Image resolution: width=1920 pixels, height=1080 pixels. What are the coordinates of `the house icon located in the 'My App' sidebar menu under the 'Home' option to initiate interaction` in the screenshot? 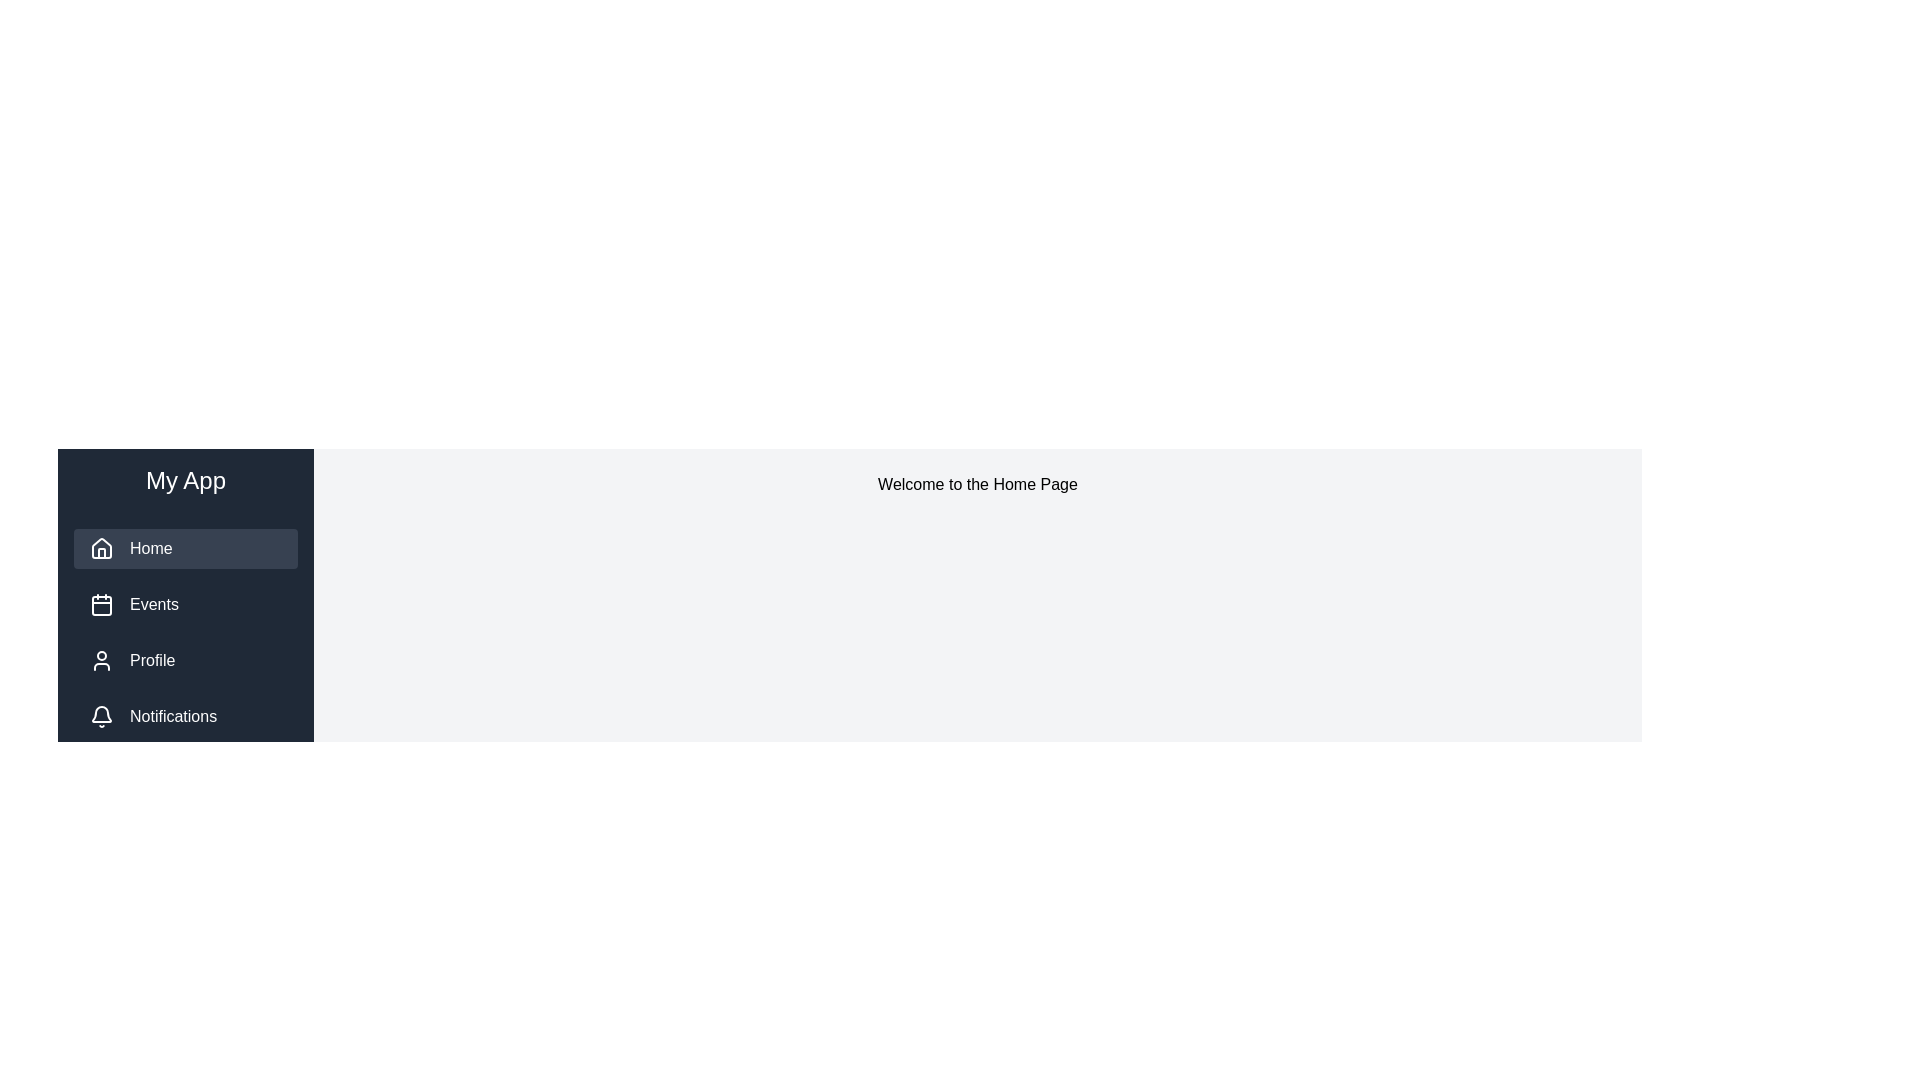 It's located at (100, 547).